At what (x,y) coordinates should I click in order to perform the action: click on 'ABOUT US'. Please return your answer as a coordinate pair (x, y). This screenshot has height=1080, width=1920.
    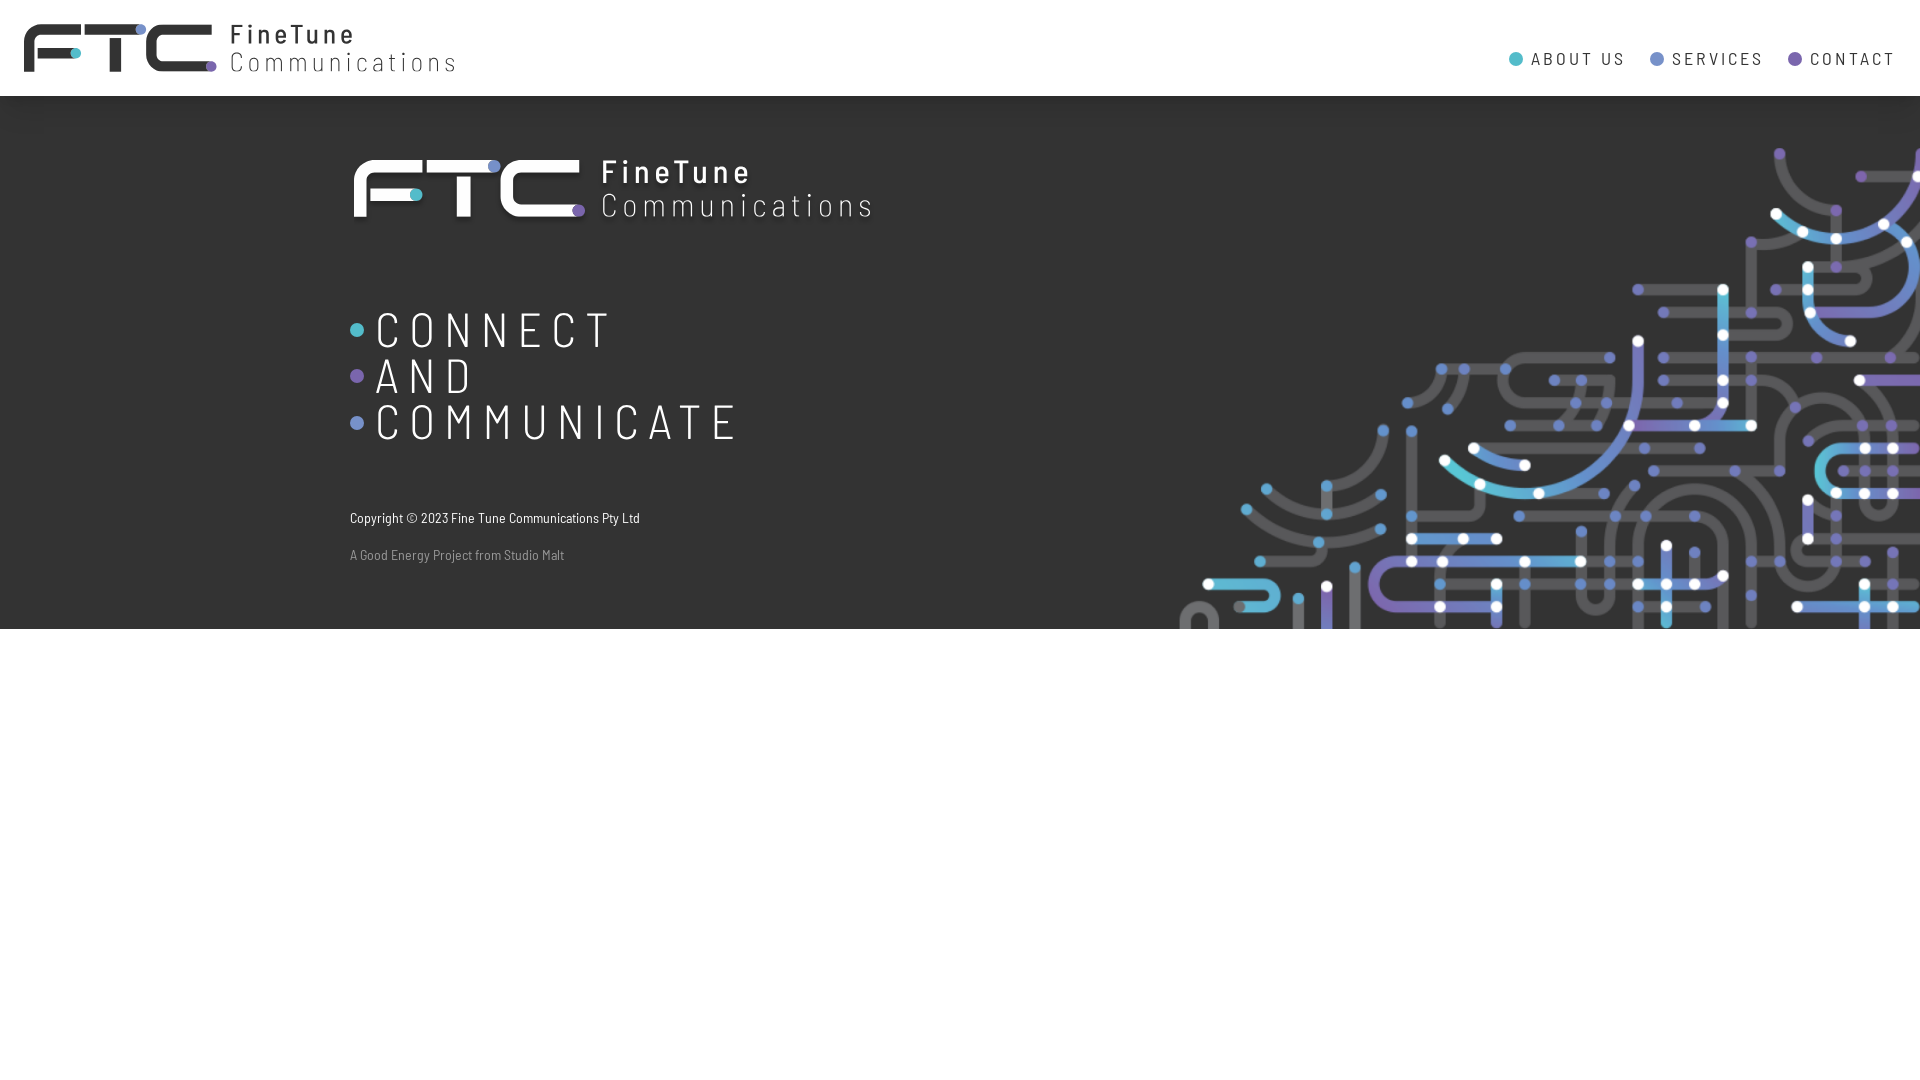
    Looking at the image, I should click on (1566, 57).